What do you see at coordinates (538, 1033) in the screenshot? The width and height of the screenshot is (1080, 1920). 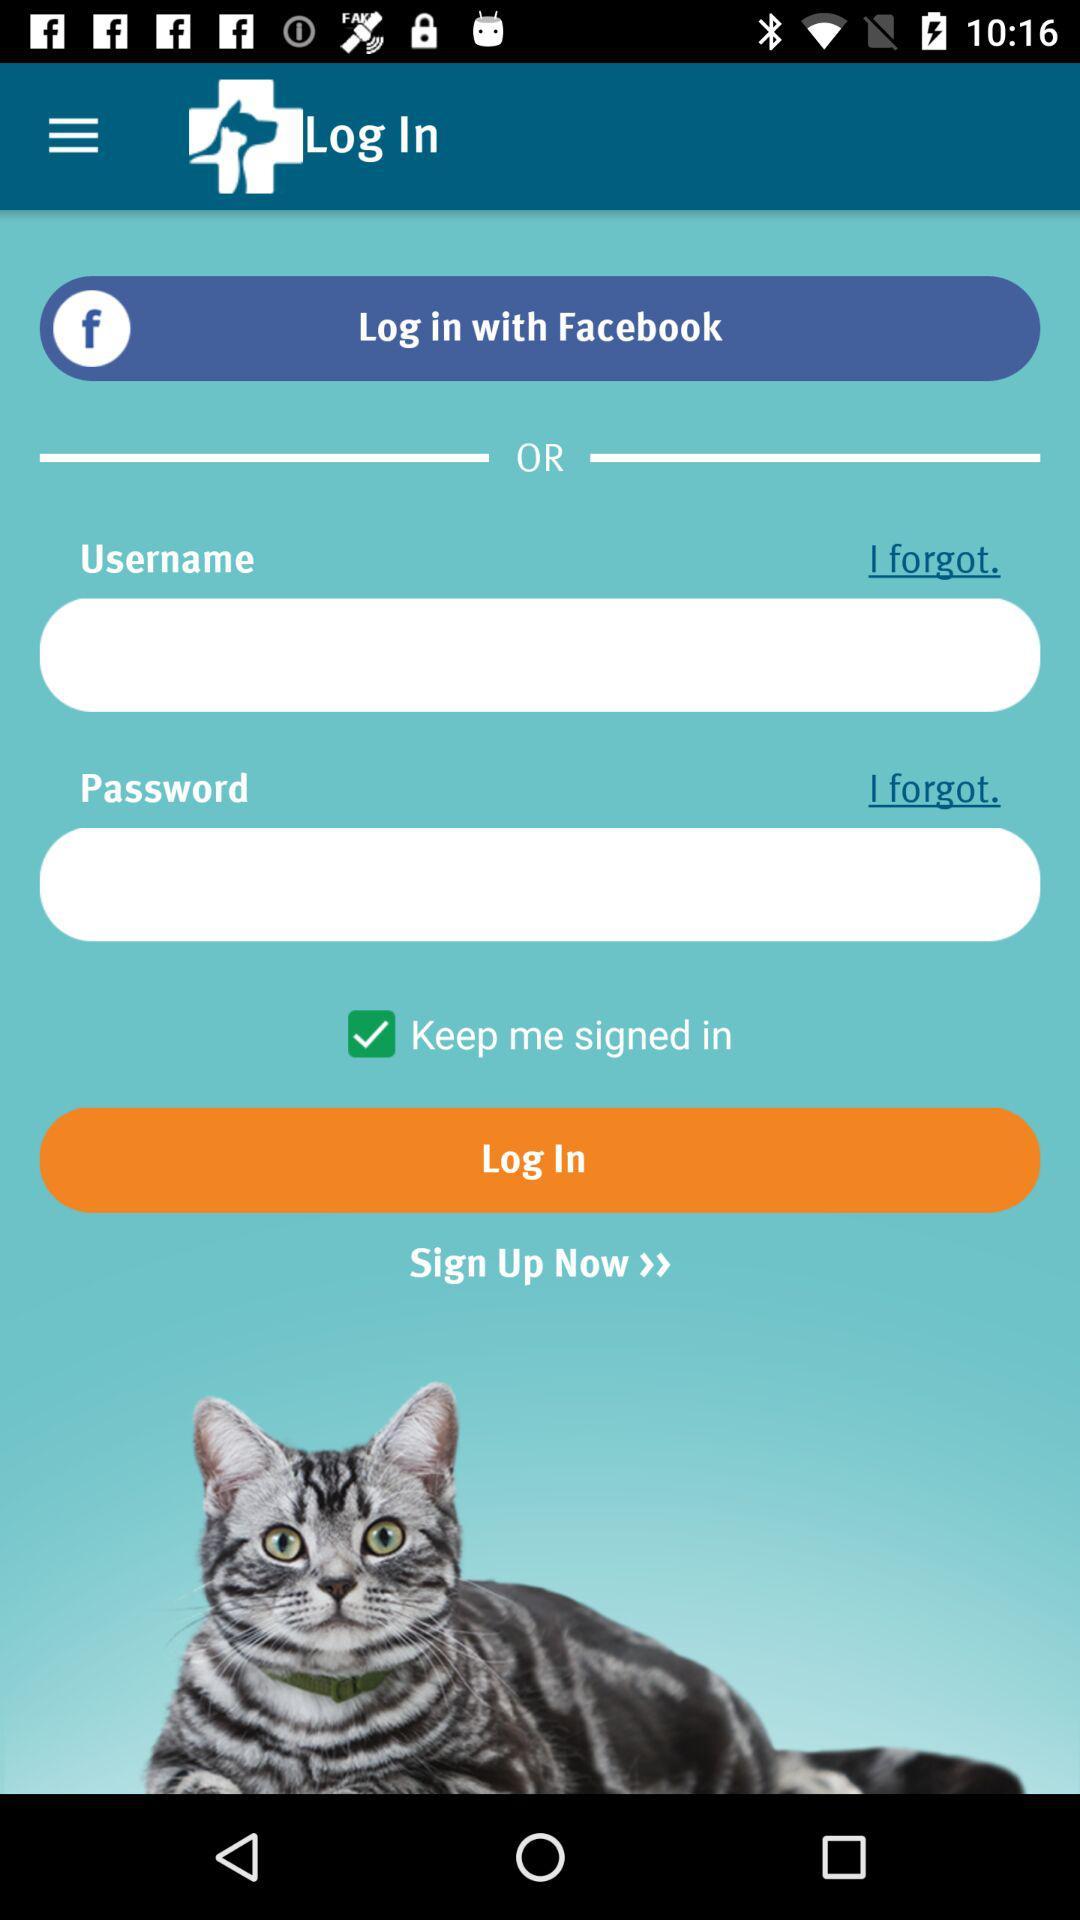 I see `keep me signed item` at bounding box center [538, 1033].